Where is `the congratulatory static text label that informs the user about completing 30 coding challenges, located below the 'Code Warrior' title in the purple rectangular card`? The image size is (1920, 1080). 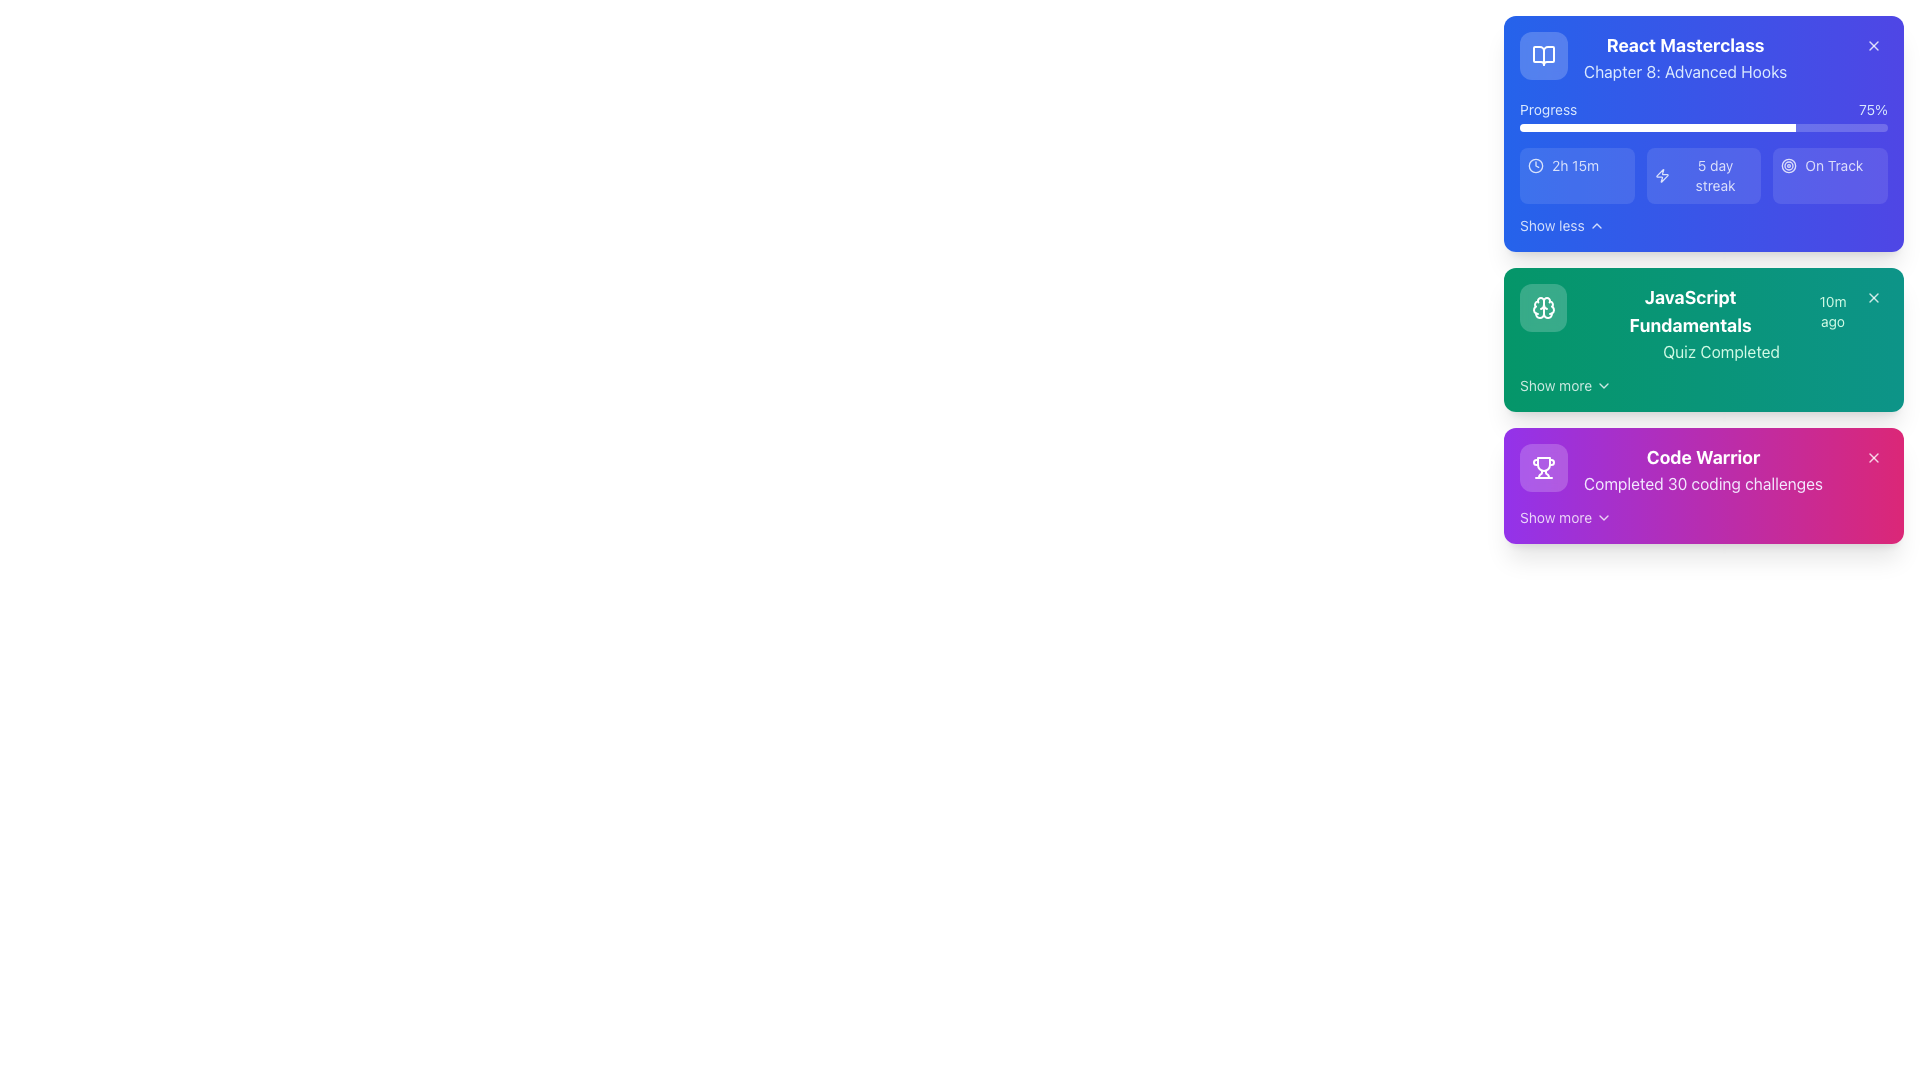 the congratulatory static text label that informs the user about completing 30 coding challenges, located below the 'Code Warrior' title in the purple rectangular card is located at coordinates (1702, 483).